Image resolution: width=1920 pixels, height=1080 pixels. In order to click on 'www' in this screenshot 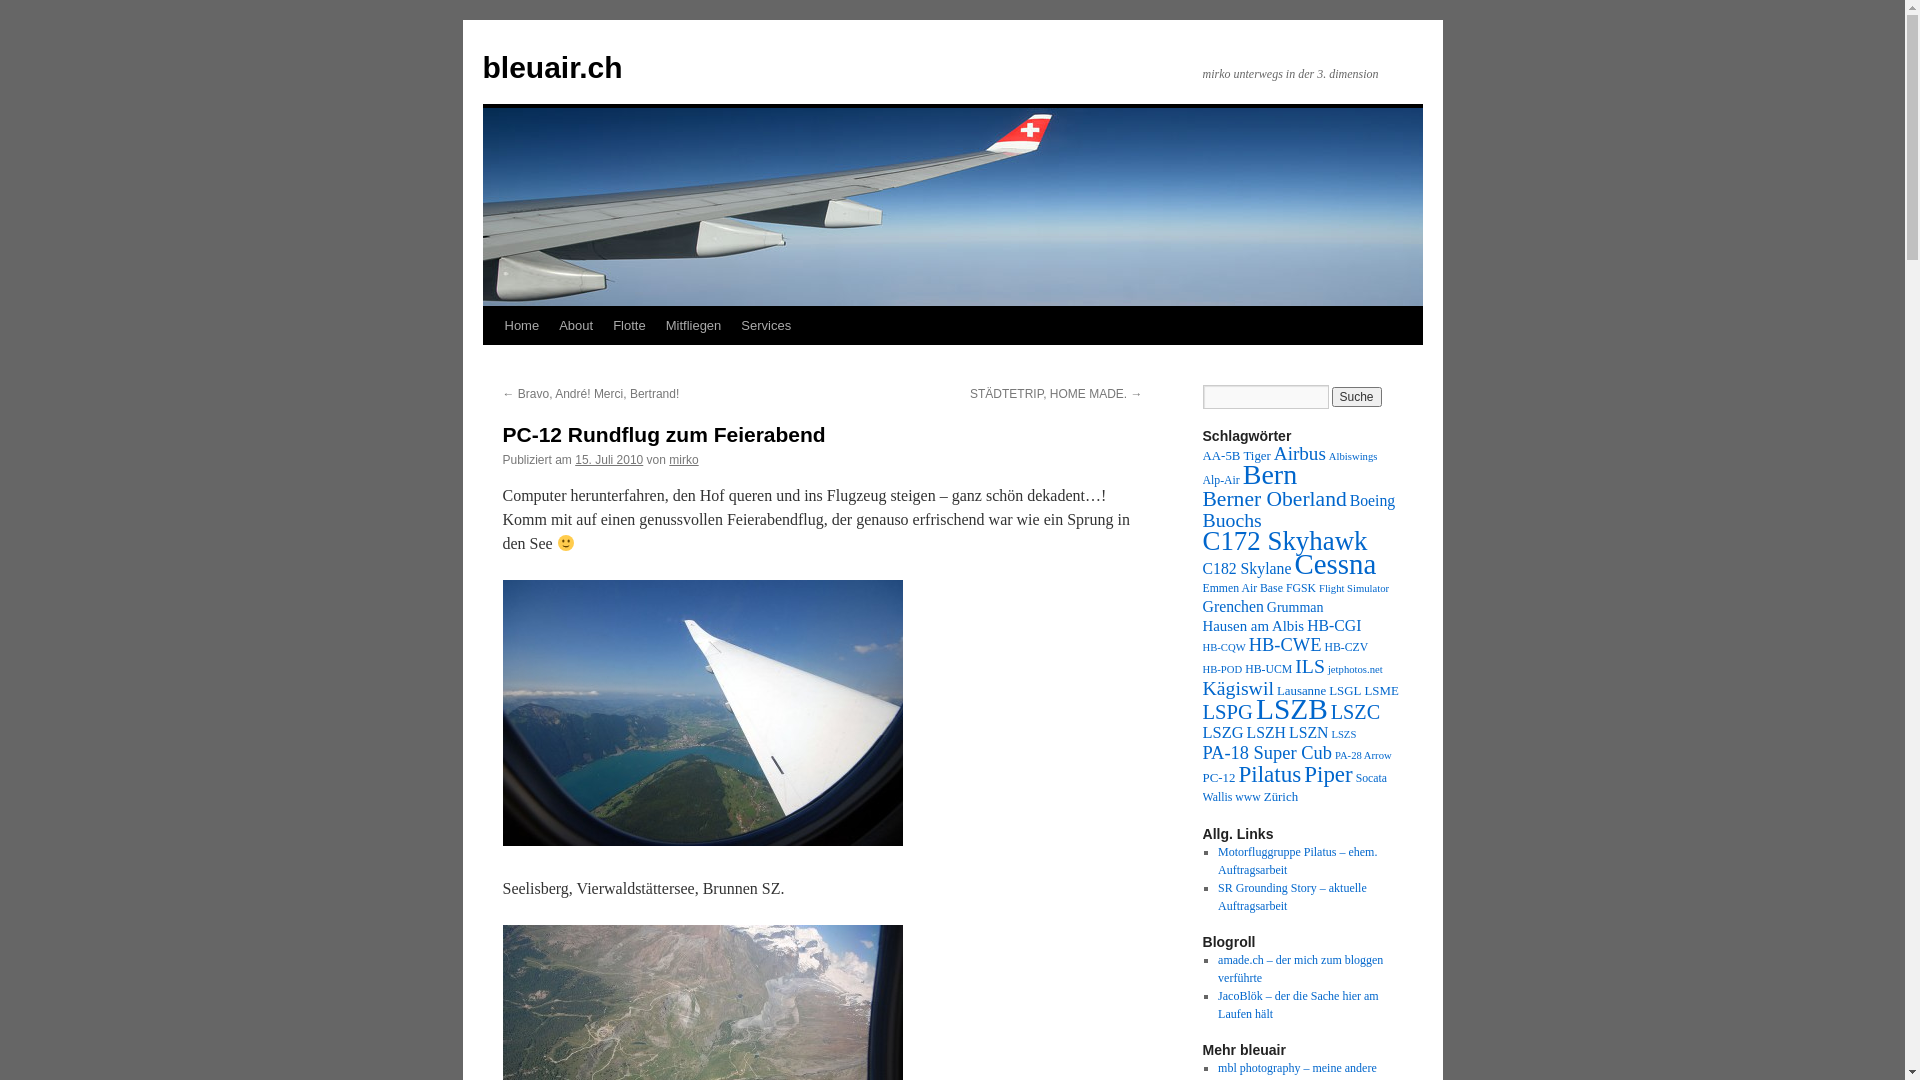, I will do `click(1247, 796)`.